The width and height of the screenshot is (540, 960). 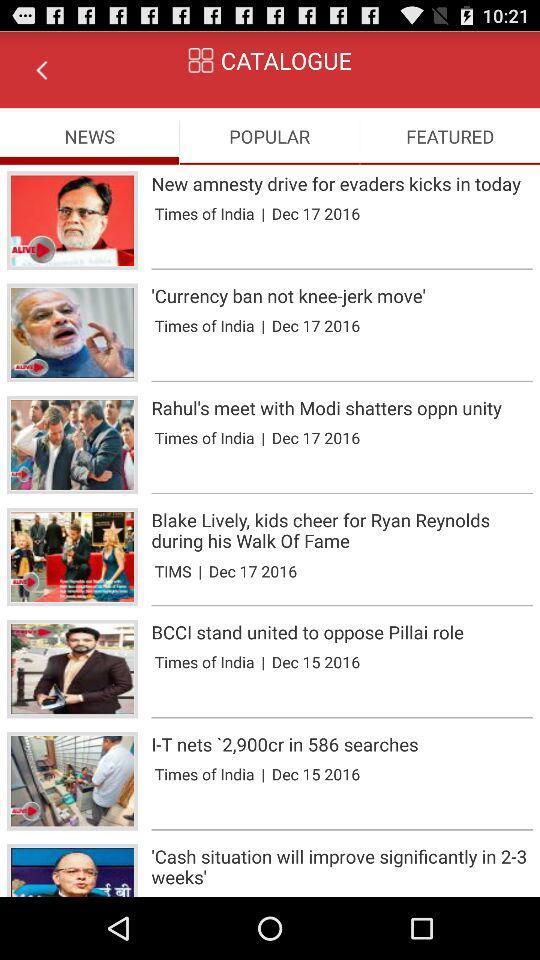 I want to click on app below the times of india item, so click(x=341, y=268).